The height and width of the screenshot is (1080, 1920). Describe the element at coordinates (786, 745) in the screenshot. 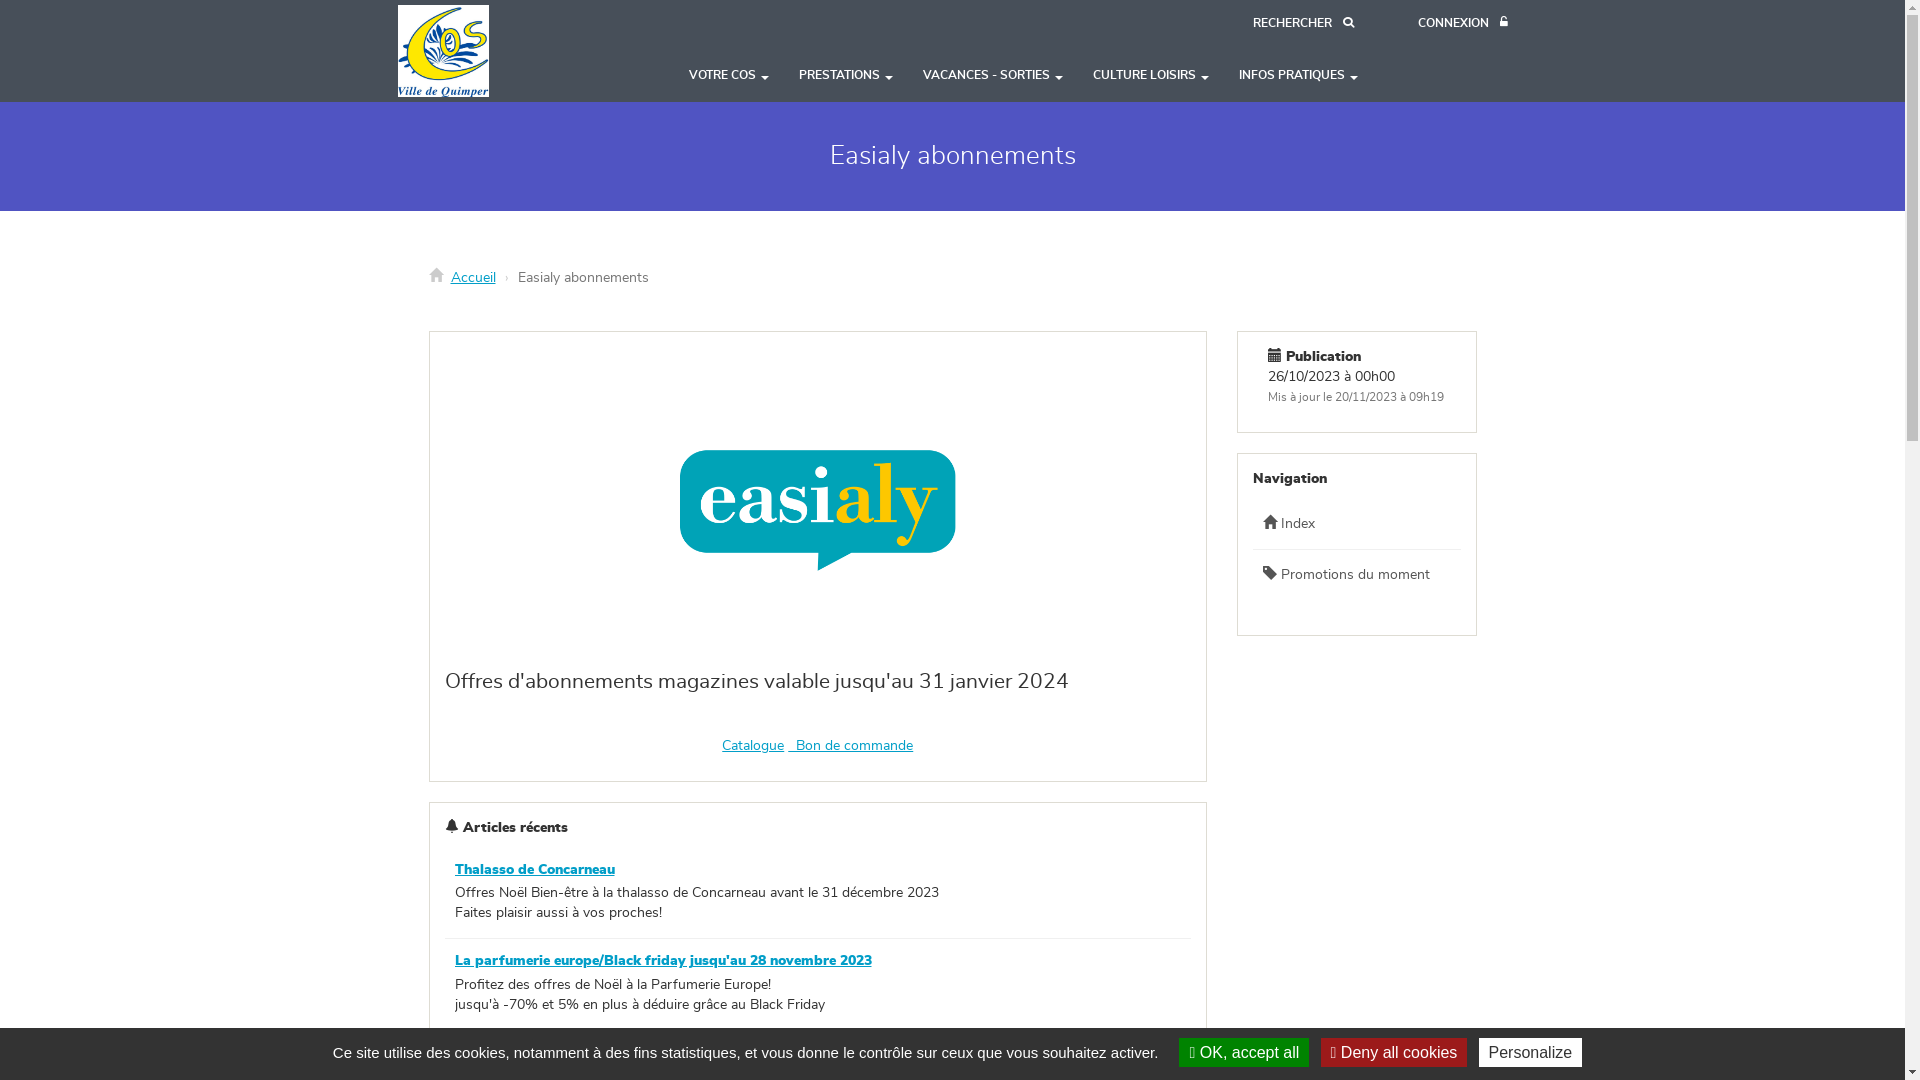

I see `' Bon de commande'` at that location.